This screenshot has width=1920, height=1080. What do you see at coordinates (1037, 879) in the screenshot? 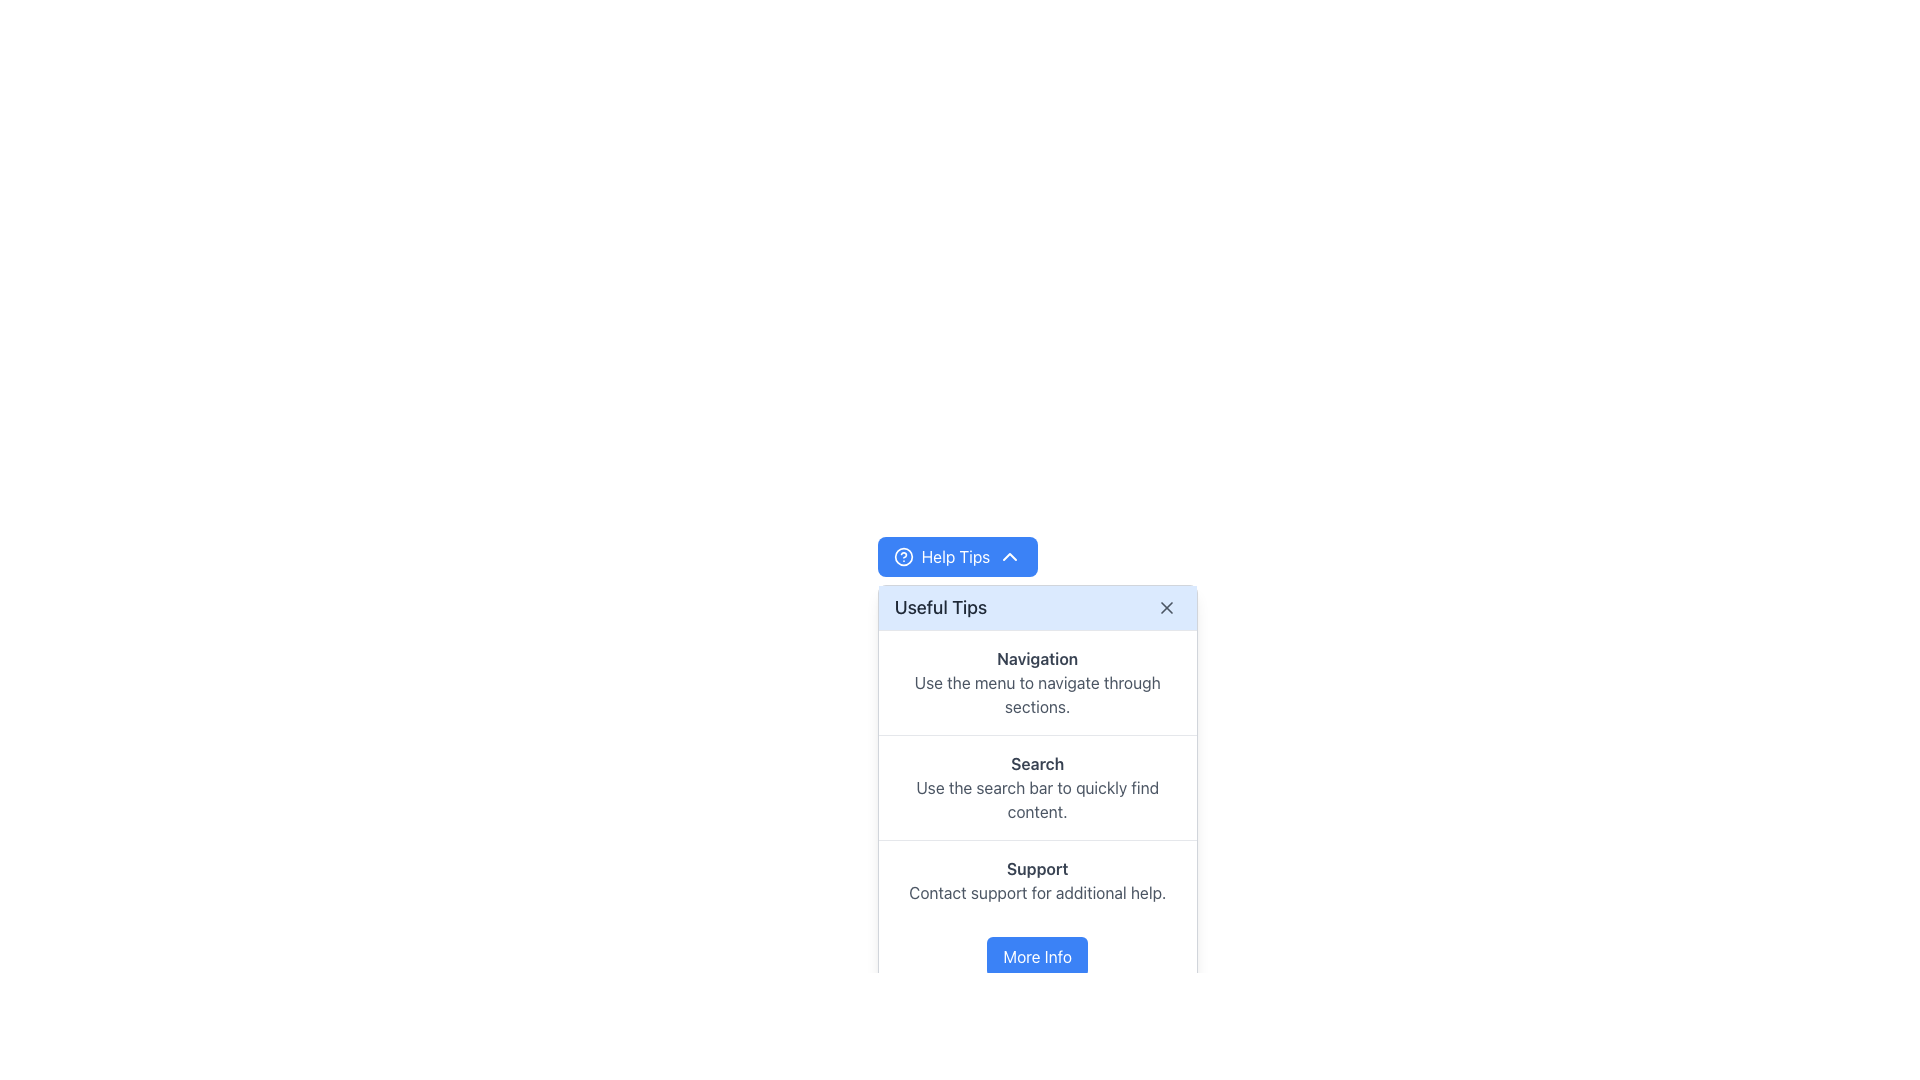
I see `the 'Support' text content block, which provides contextual information about support options and is the third element in the 'Useful Tips' section` at bounding box center [1037, 879].